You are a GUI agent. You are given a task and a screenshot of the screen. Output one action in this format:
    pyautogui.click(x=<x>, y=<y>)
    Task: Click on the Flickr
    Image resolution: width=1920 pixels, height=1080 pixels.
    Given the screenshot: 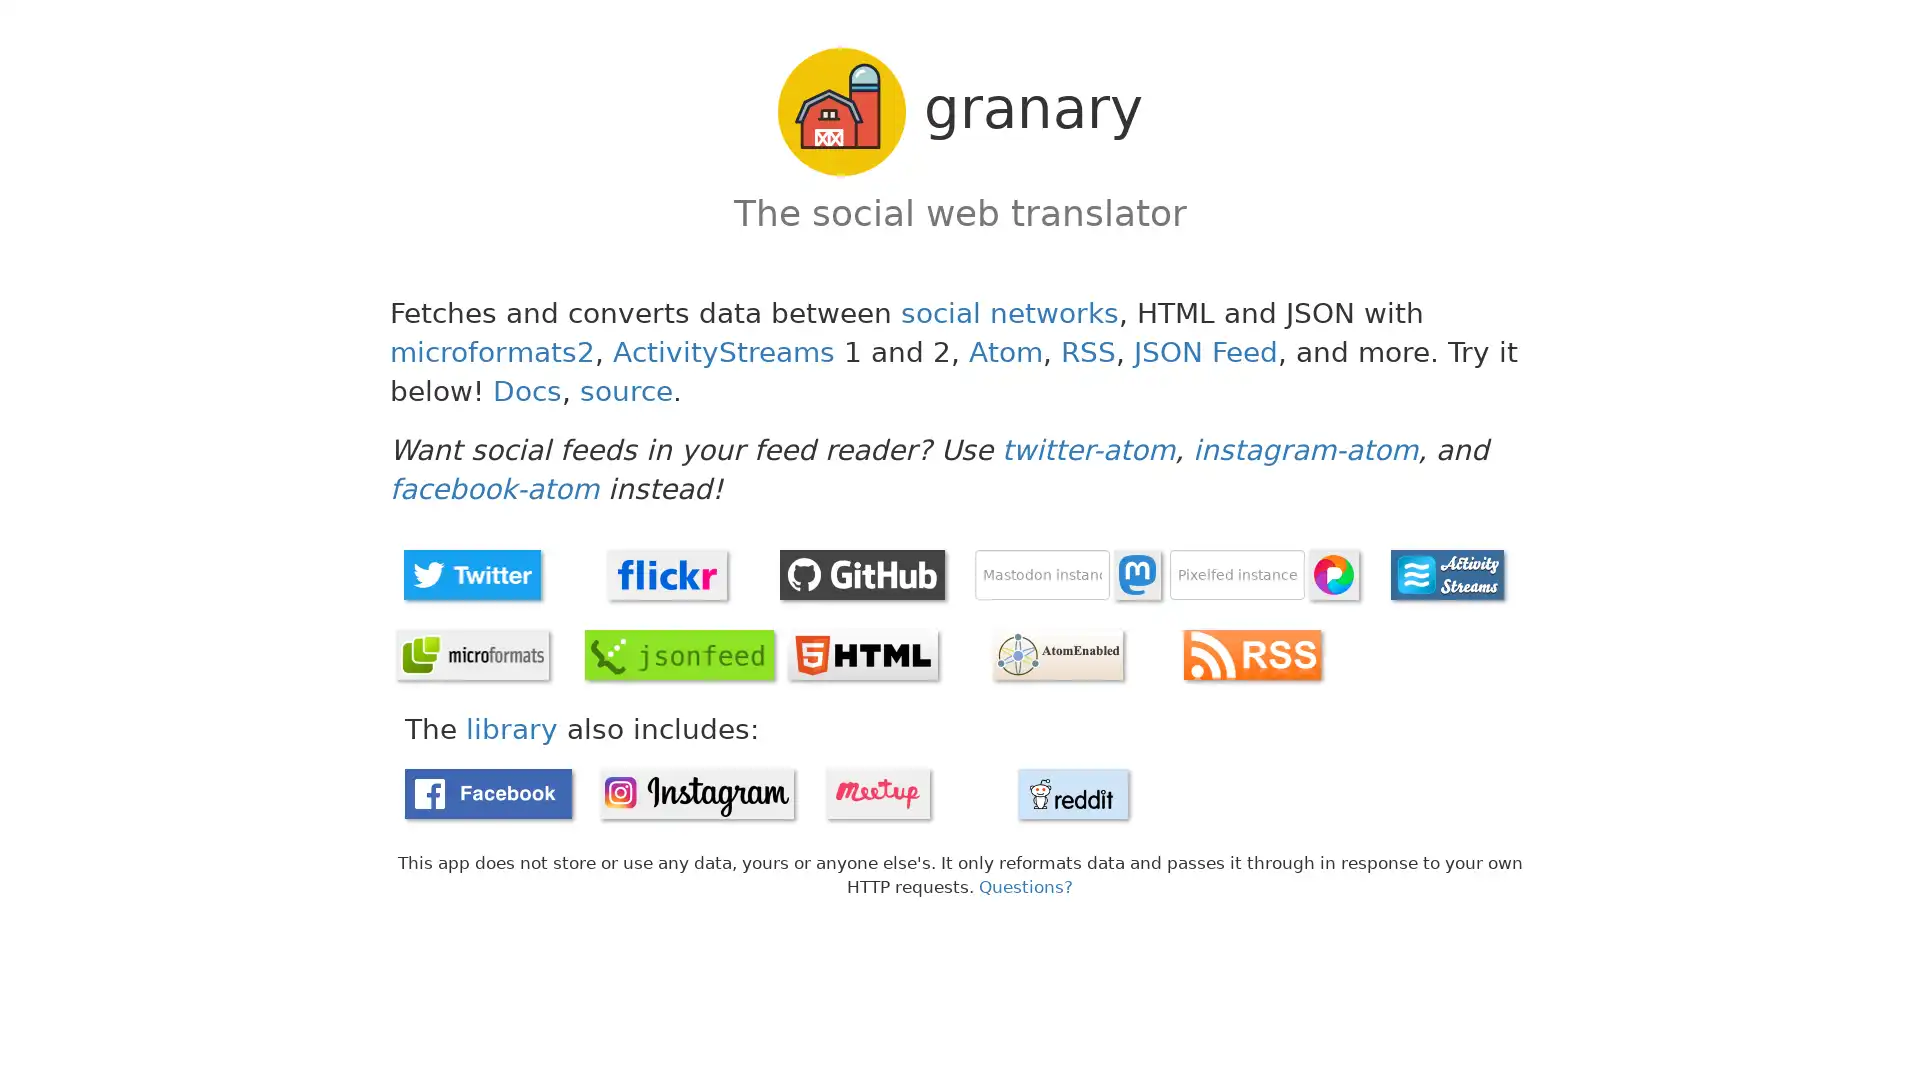 What is the action you would take?
    pyautogui.click(x=667, y=574)
    